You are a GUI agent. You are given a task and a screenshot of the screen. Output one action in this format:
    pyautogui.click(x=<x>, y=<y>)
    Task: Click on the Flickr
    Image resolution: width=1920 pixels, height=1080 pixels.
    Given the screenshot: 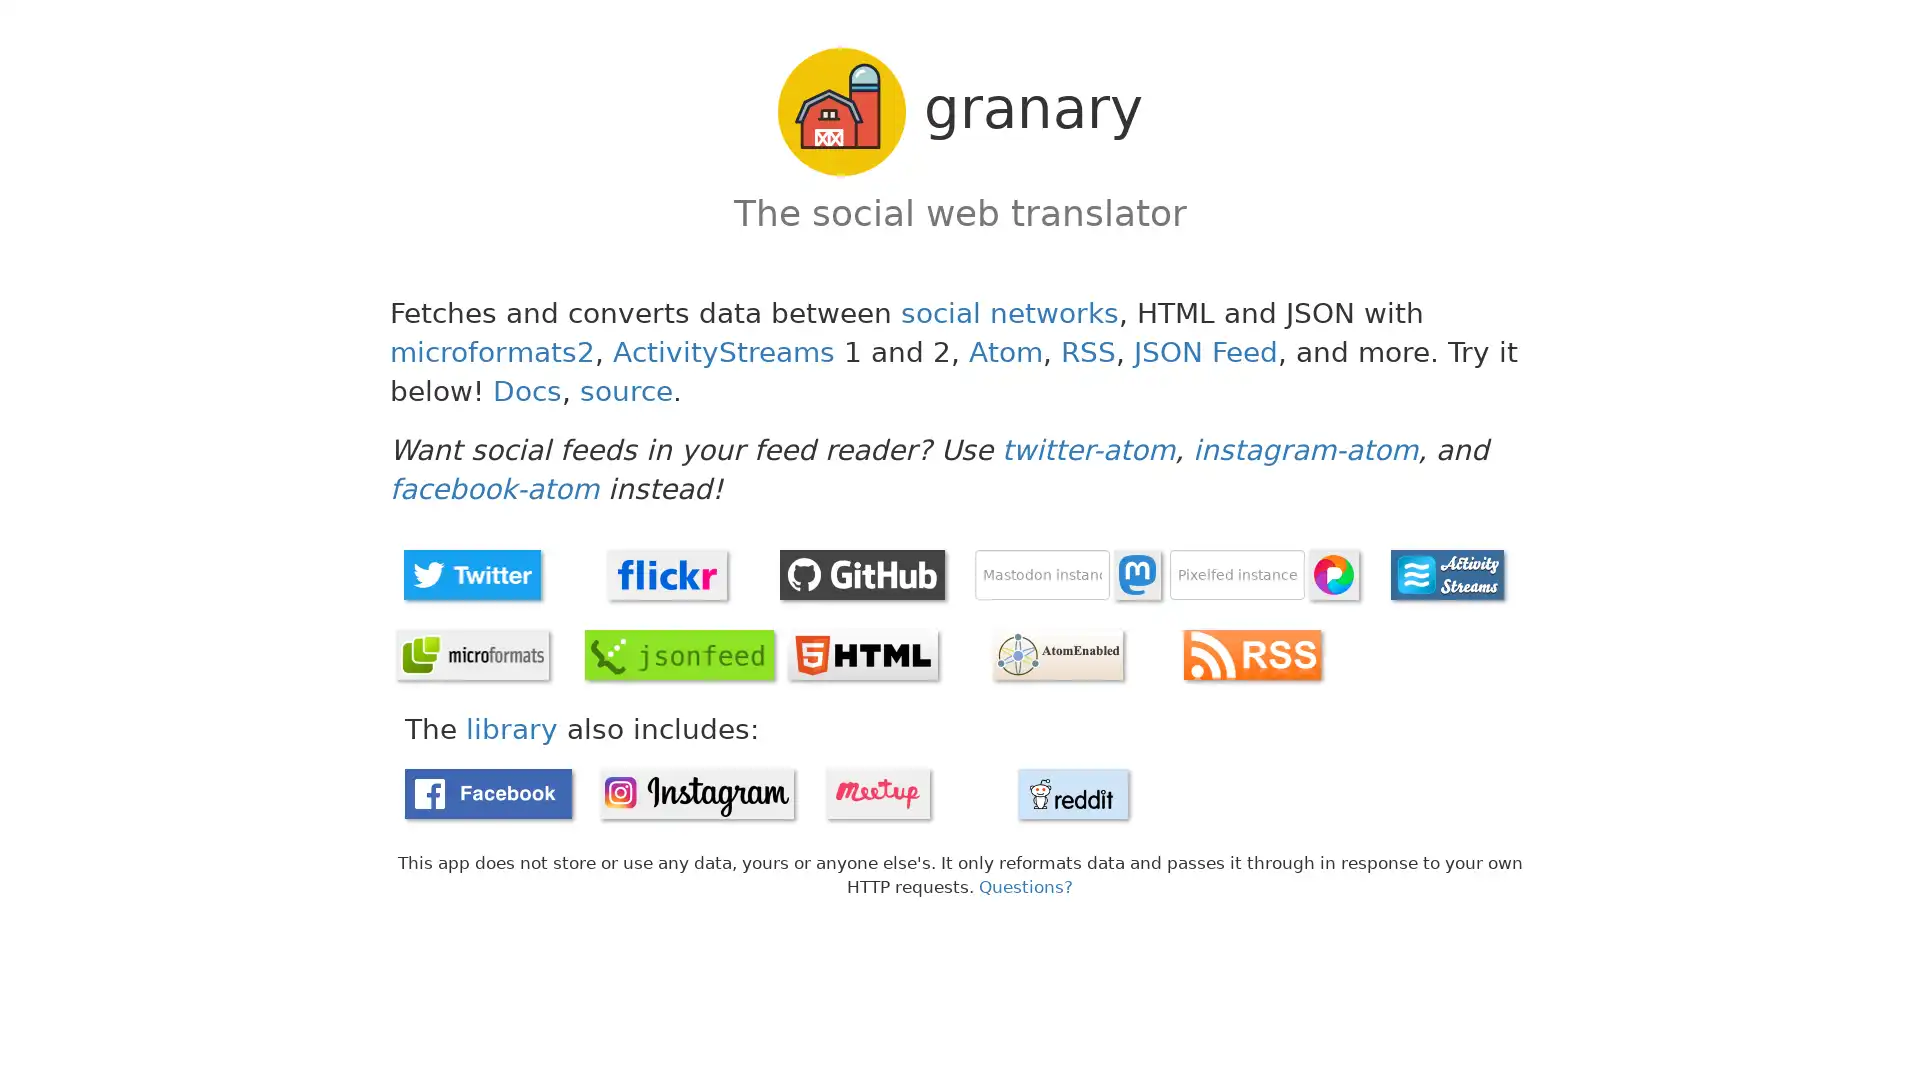 What is the action you would take?
    pyautogui.click(x=667, y=574)
    